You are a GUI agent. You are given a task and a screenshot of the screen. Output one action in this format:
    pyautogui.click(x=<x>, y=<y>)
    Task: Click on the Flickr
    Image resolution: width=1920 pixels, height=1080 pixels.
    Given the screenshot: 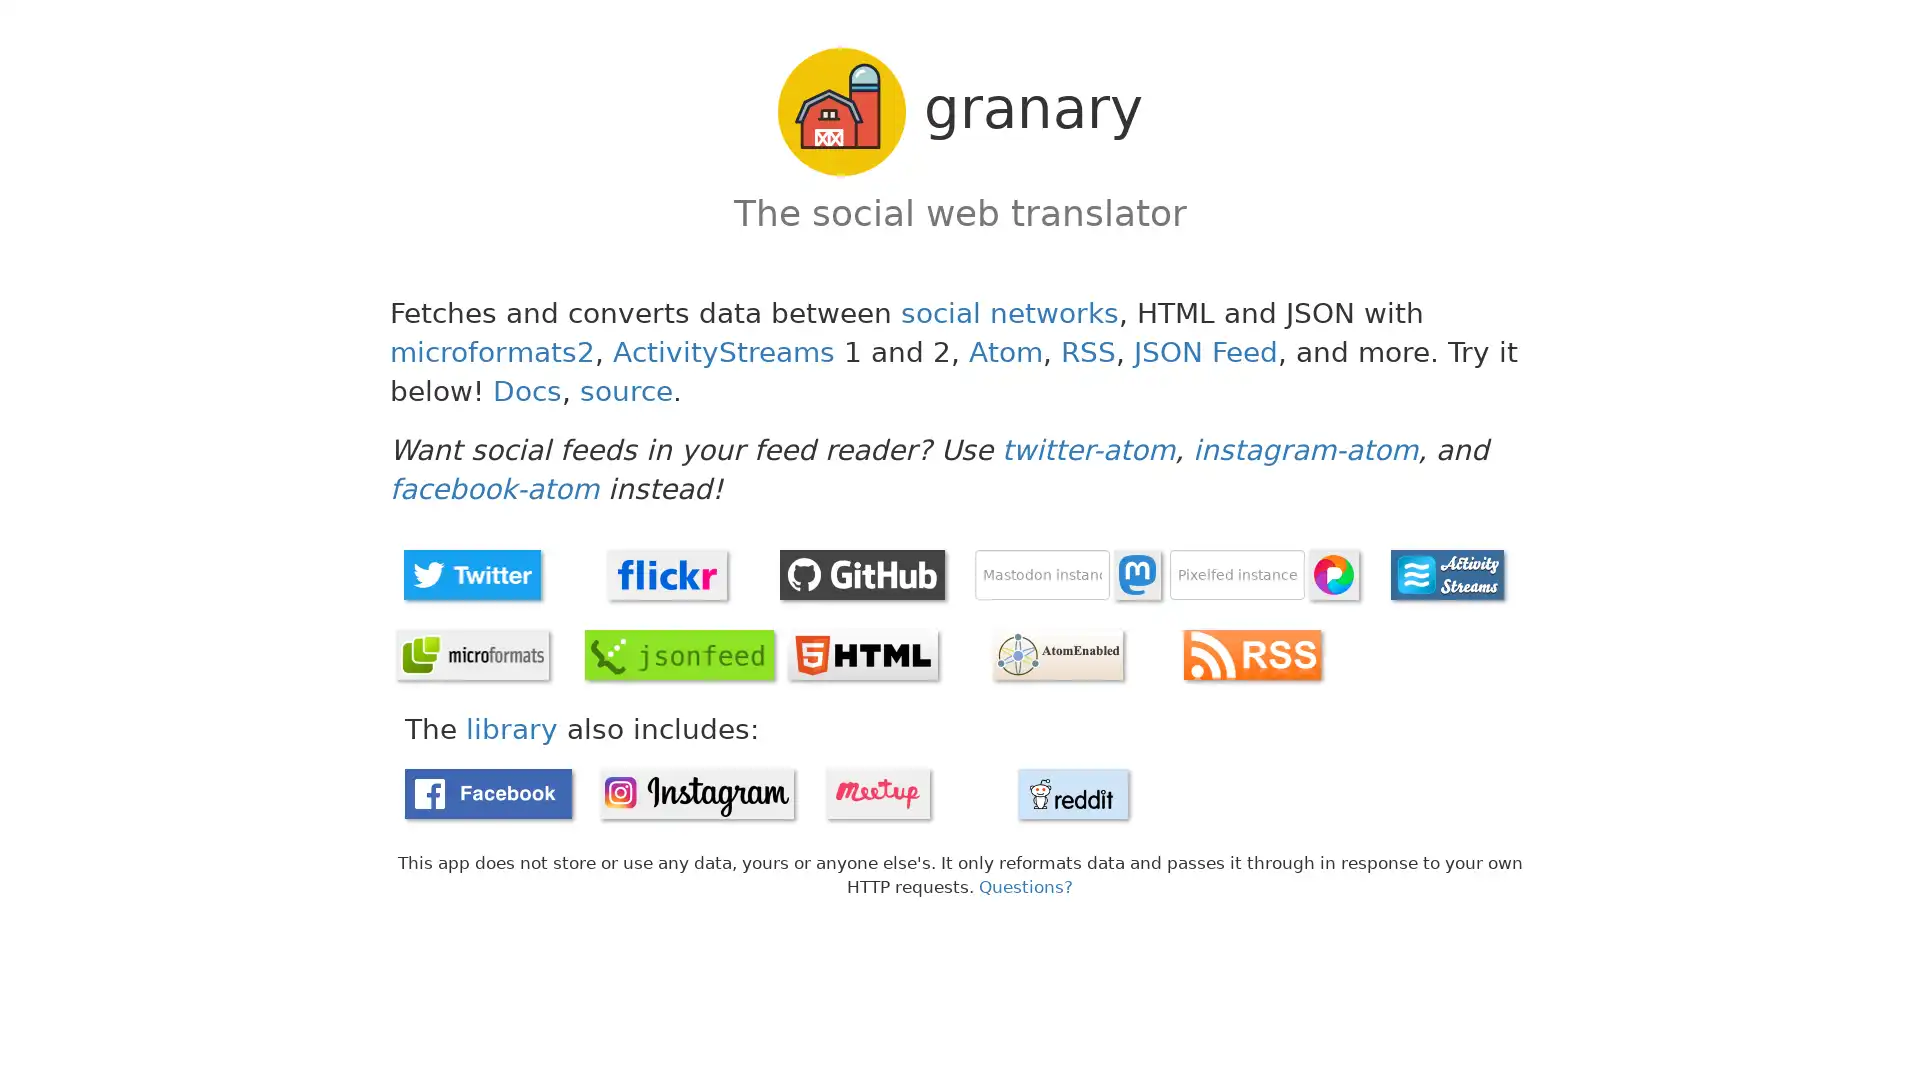 What is the action you would take?
    pyautogui.click(x=667, y=574)
    